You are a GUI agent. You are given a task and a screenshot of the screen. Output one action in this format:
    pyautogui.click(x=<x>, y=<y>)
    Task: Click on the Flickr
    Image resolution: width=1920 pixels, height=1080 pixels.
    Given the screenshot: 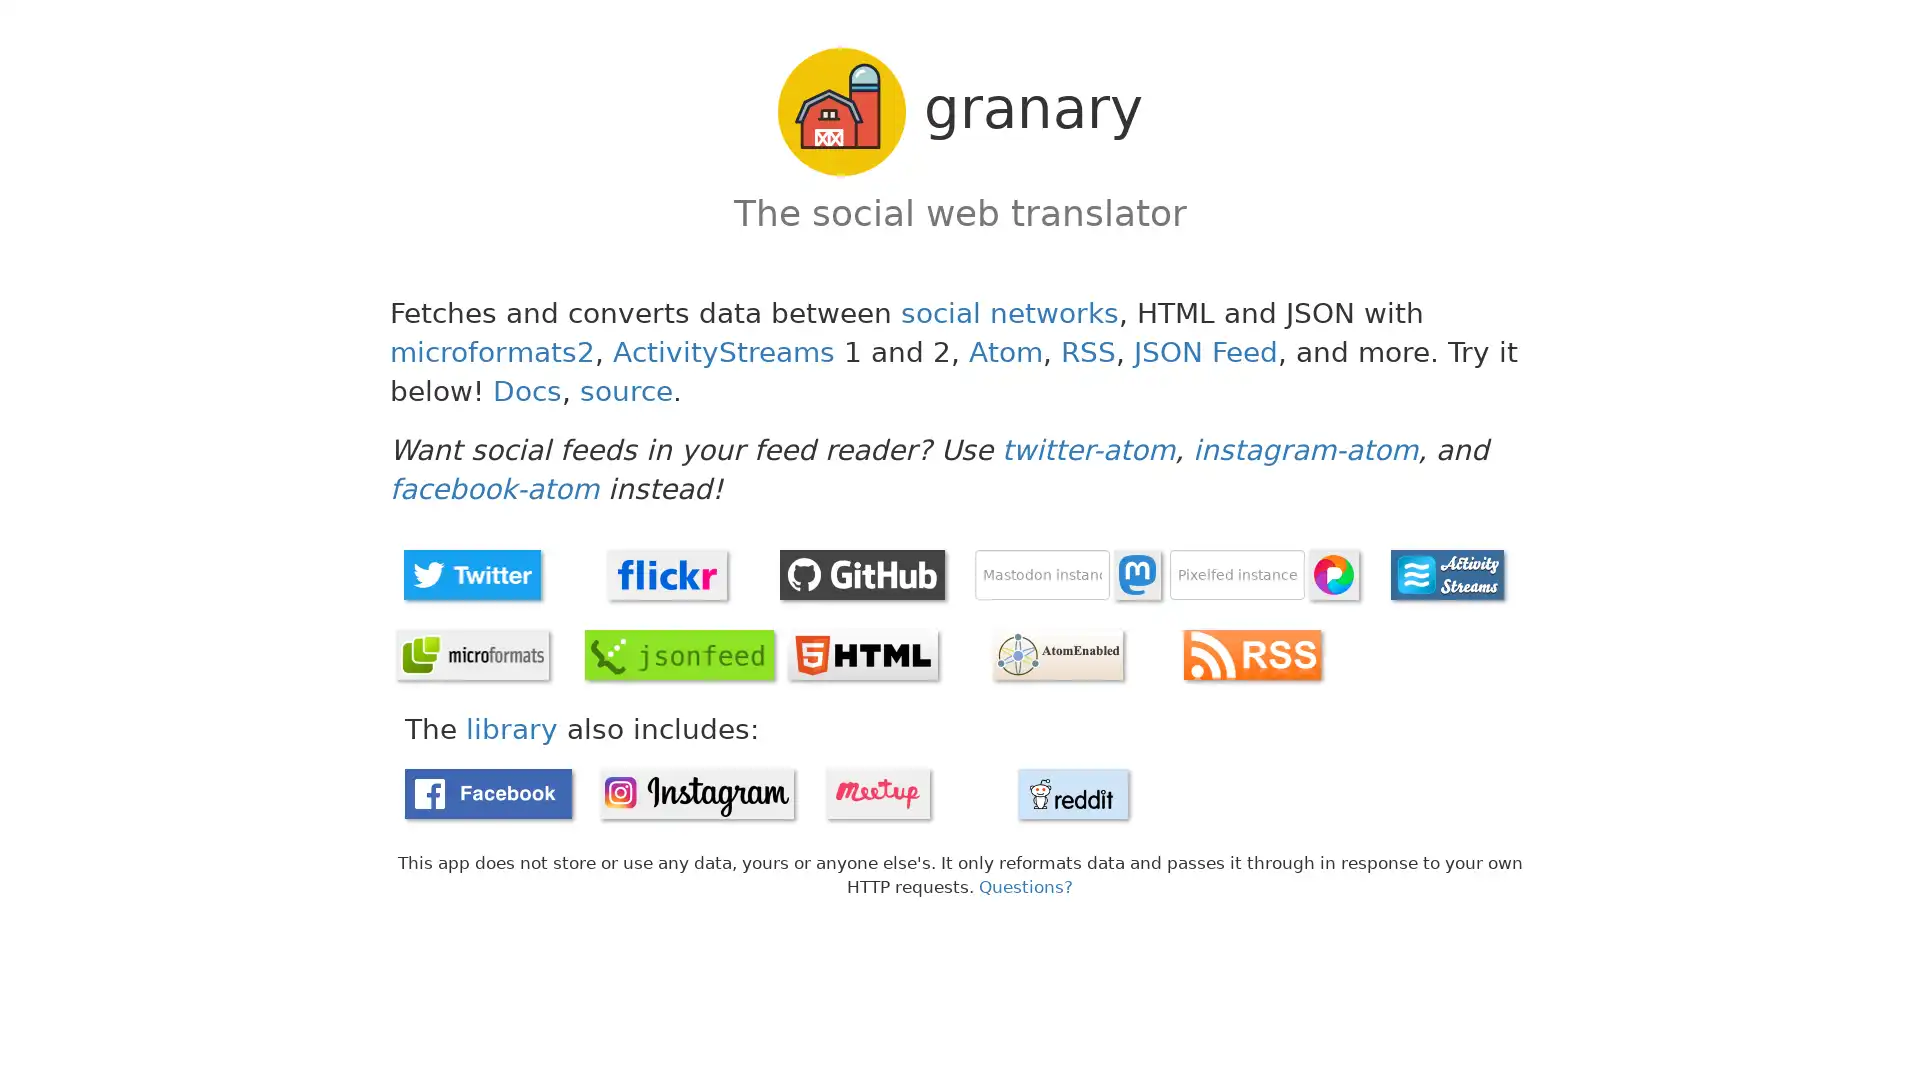 What is the action you would take?
    pyautogui.click(x=667, y=574)
    